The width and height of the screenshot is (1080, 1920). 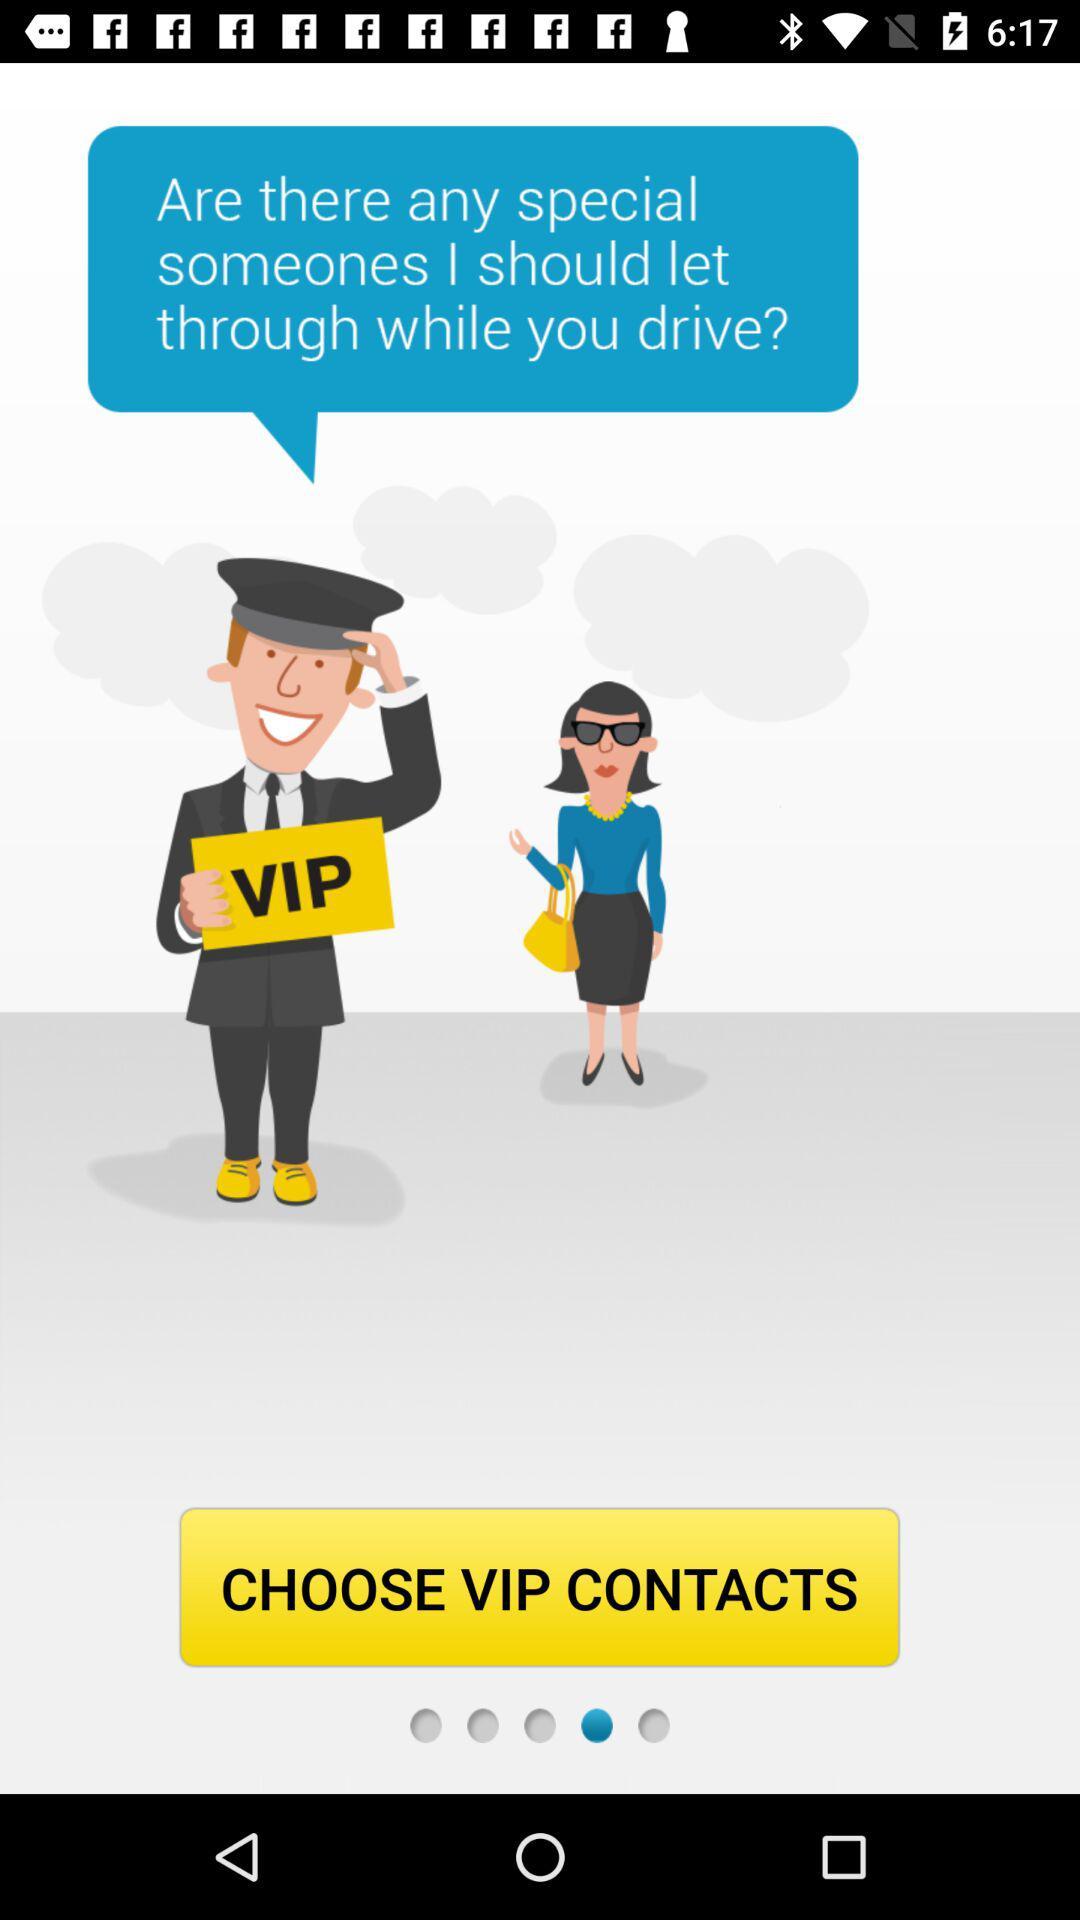 What do you see at coordinates (654, 1724) in the screenshot?
I see `next page` at bounding box center [654, 1724].